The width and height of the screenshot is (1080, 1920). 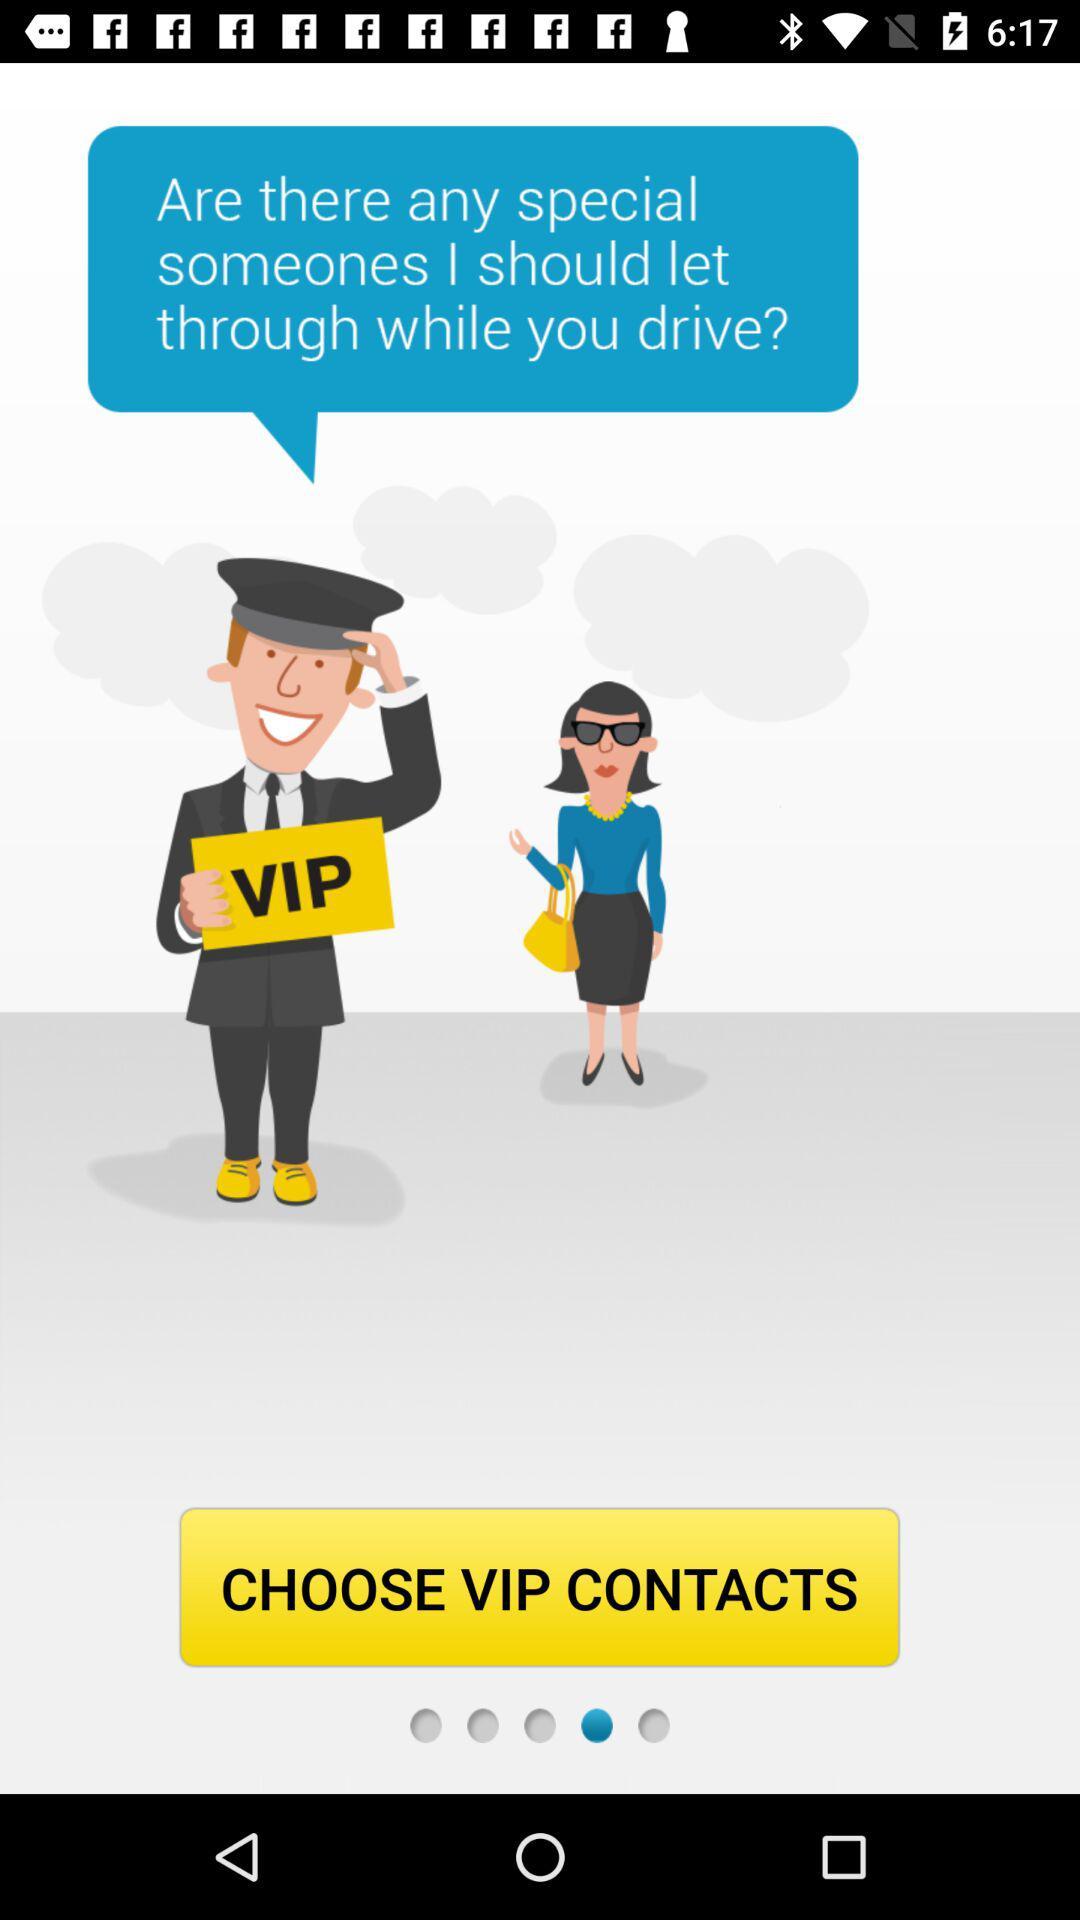 What do you see at coordinates (654, 1724) in the screenshot?
I see `next page` at bounding box center [654, 1724].